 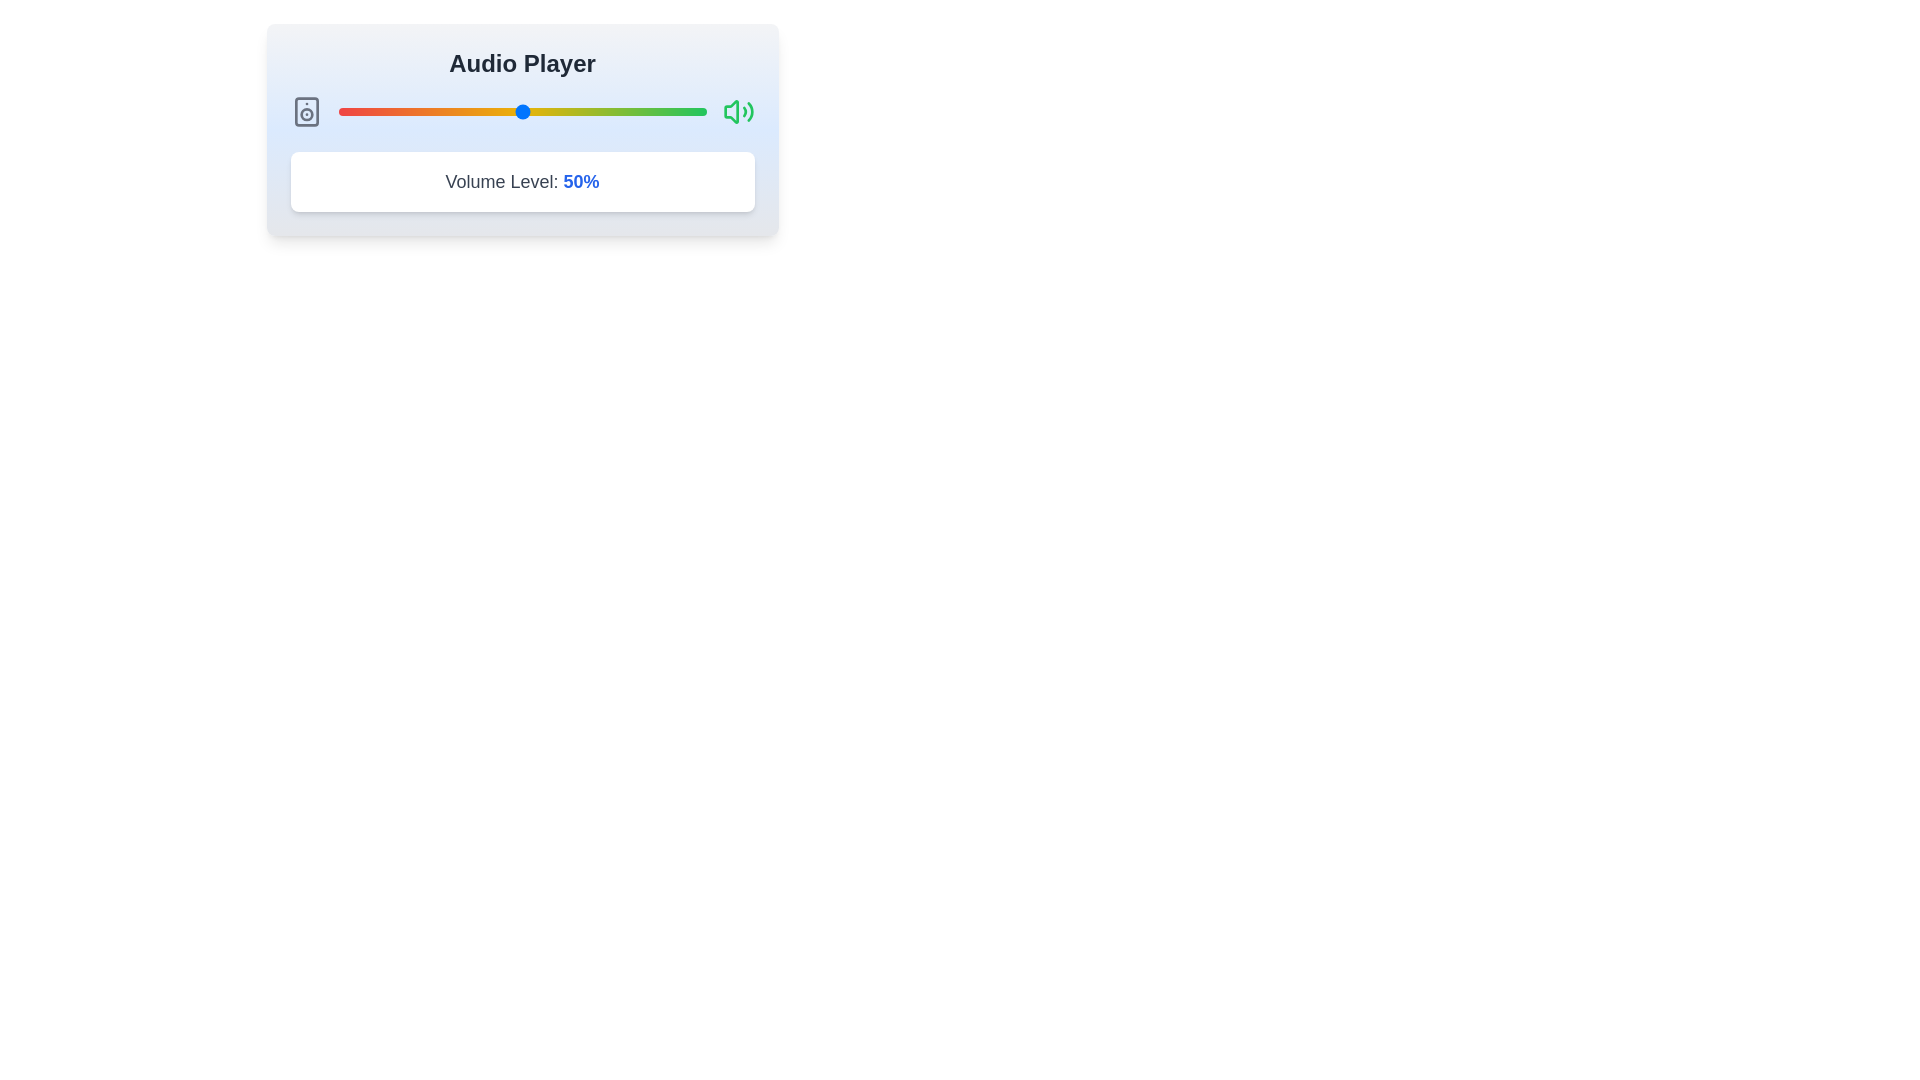 I want to click on the volume slider to 44% by dragging the slider, so click(x=500, y=111).